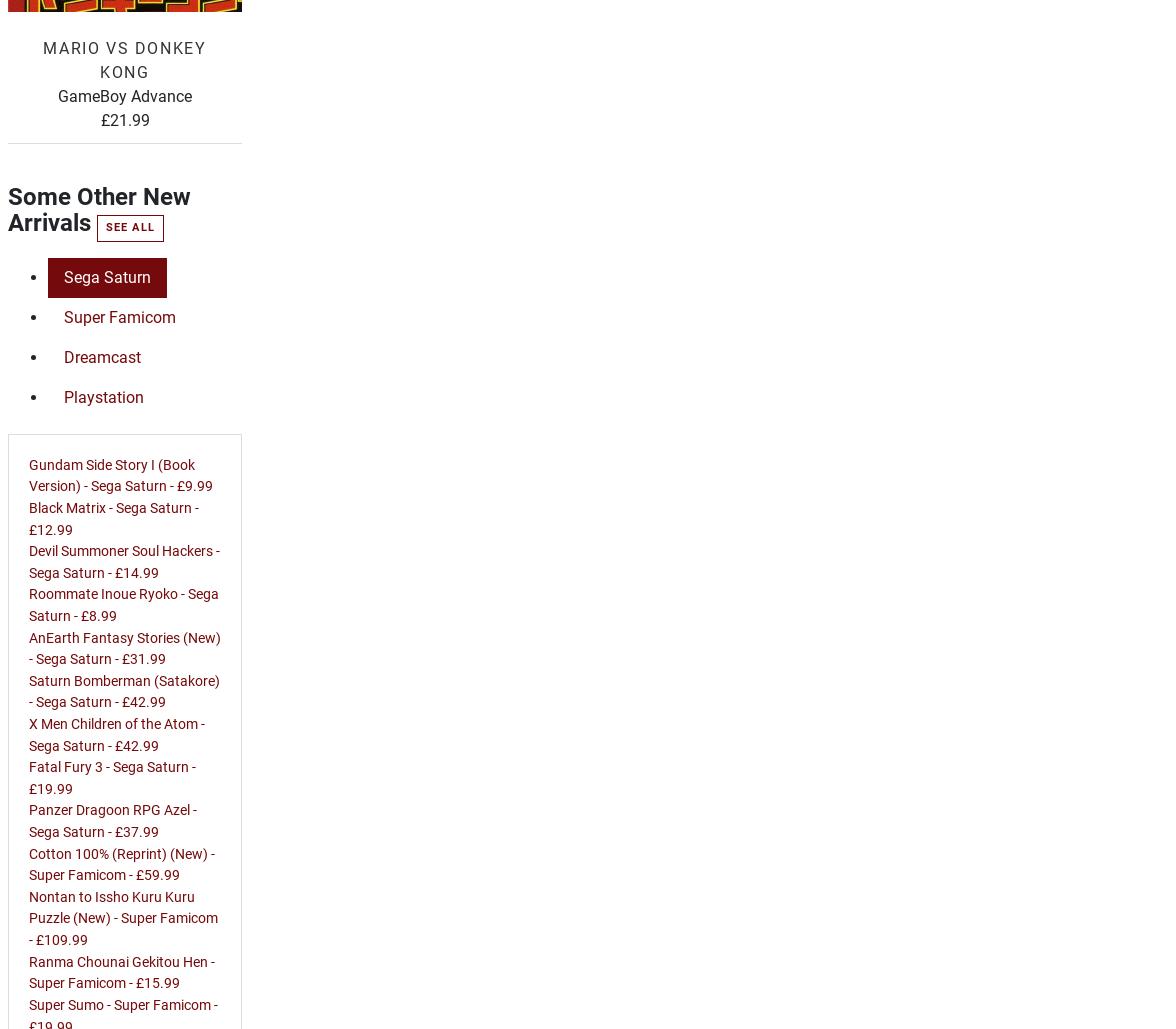  Describe the element at coordinates (102, 356) in the screenshot. I see `'Dreamcast'` at that location.